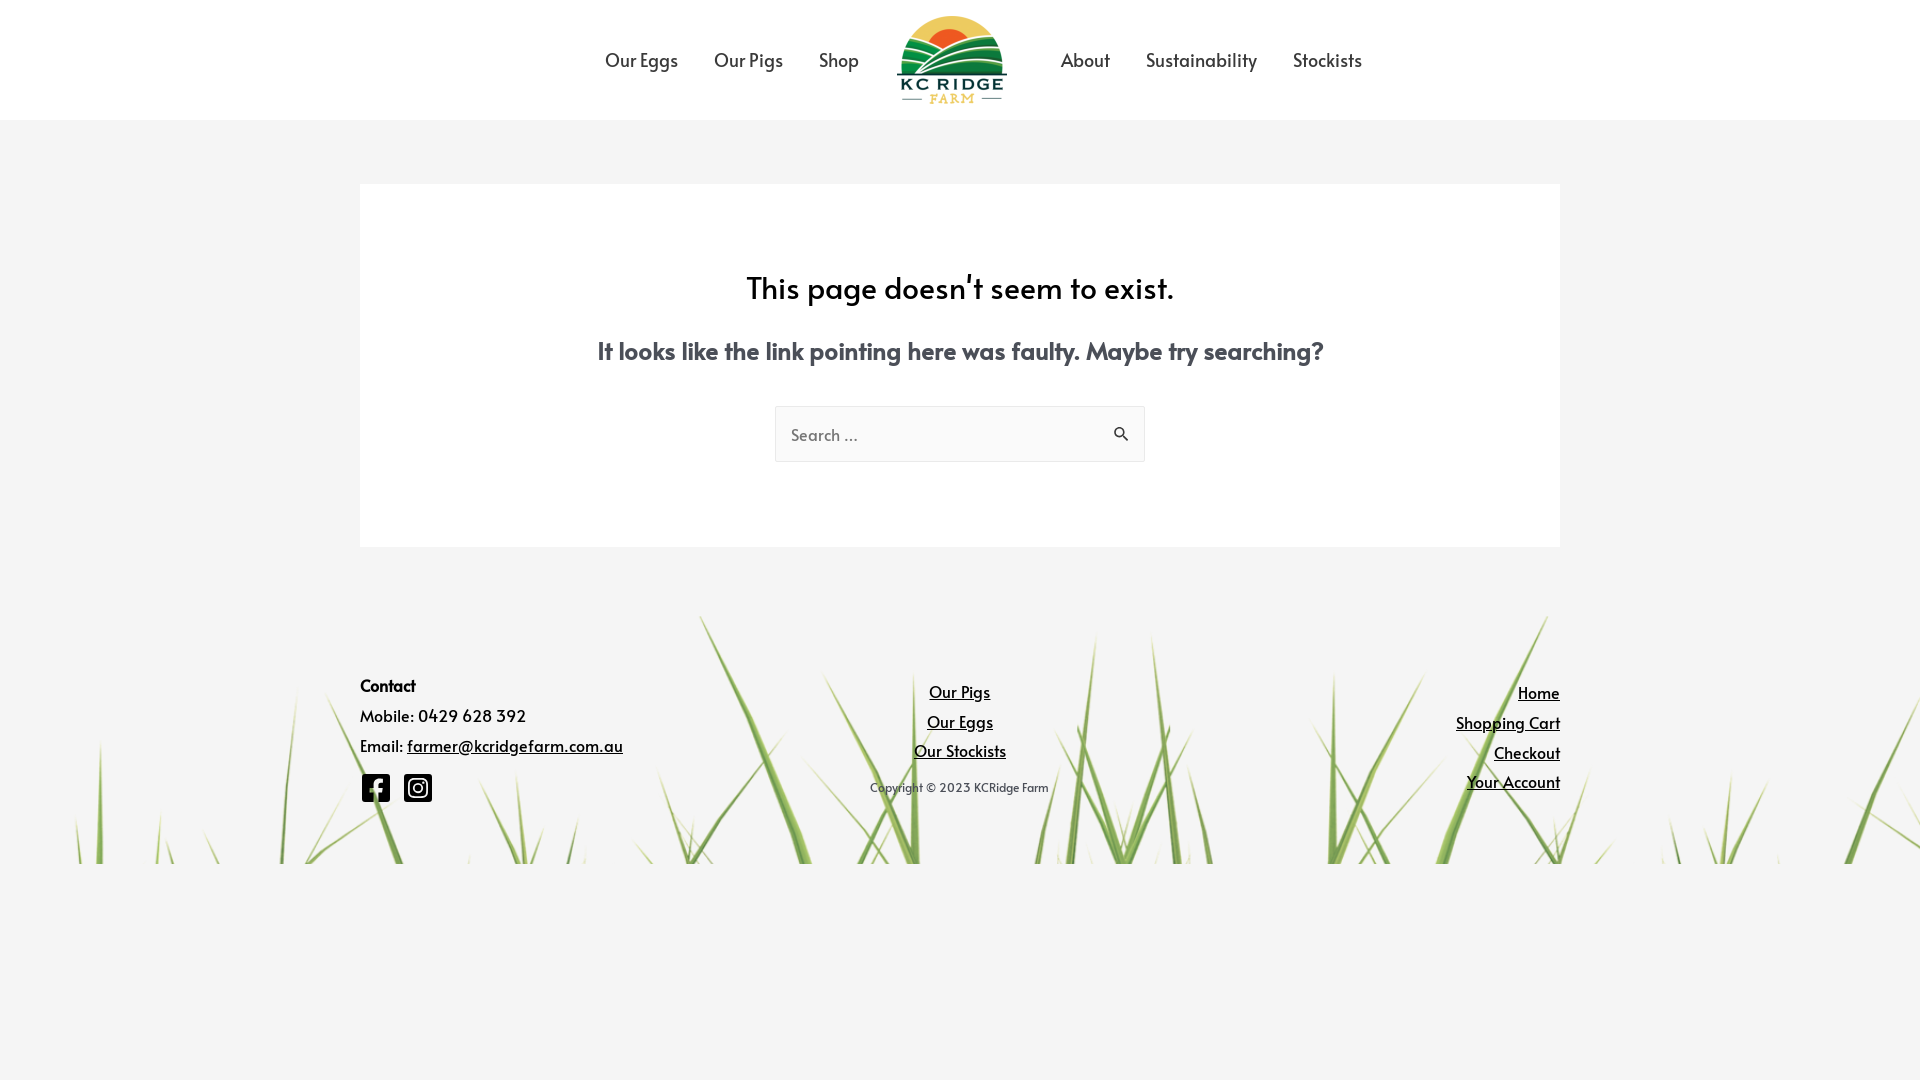  Describe the element at coordinates (1513, 779) in the screenshot. I see `'Your Account'` at that location.